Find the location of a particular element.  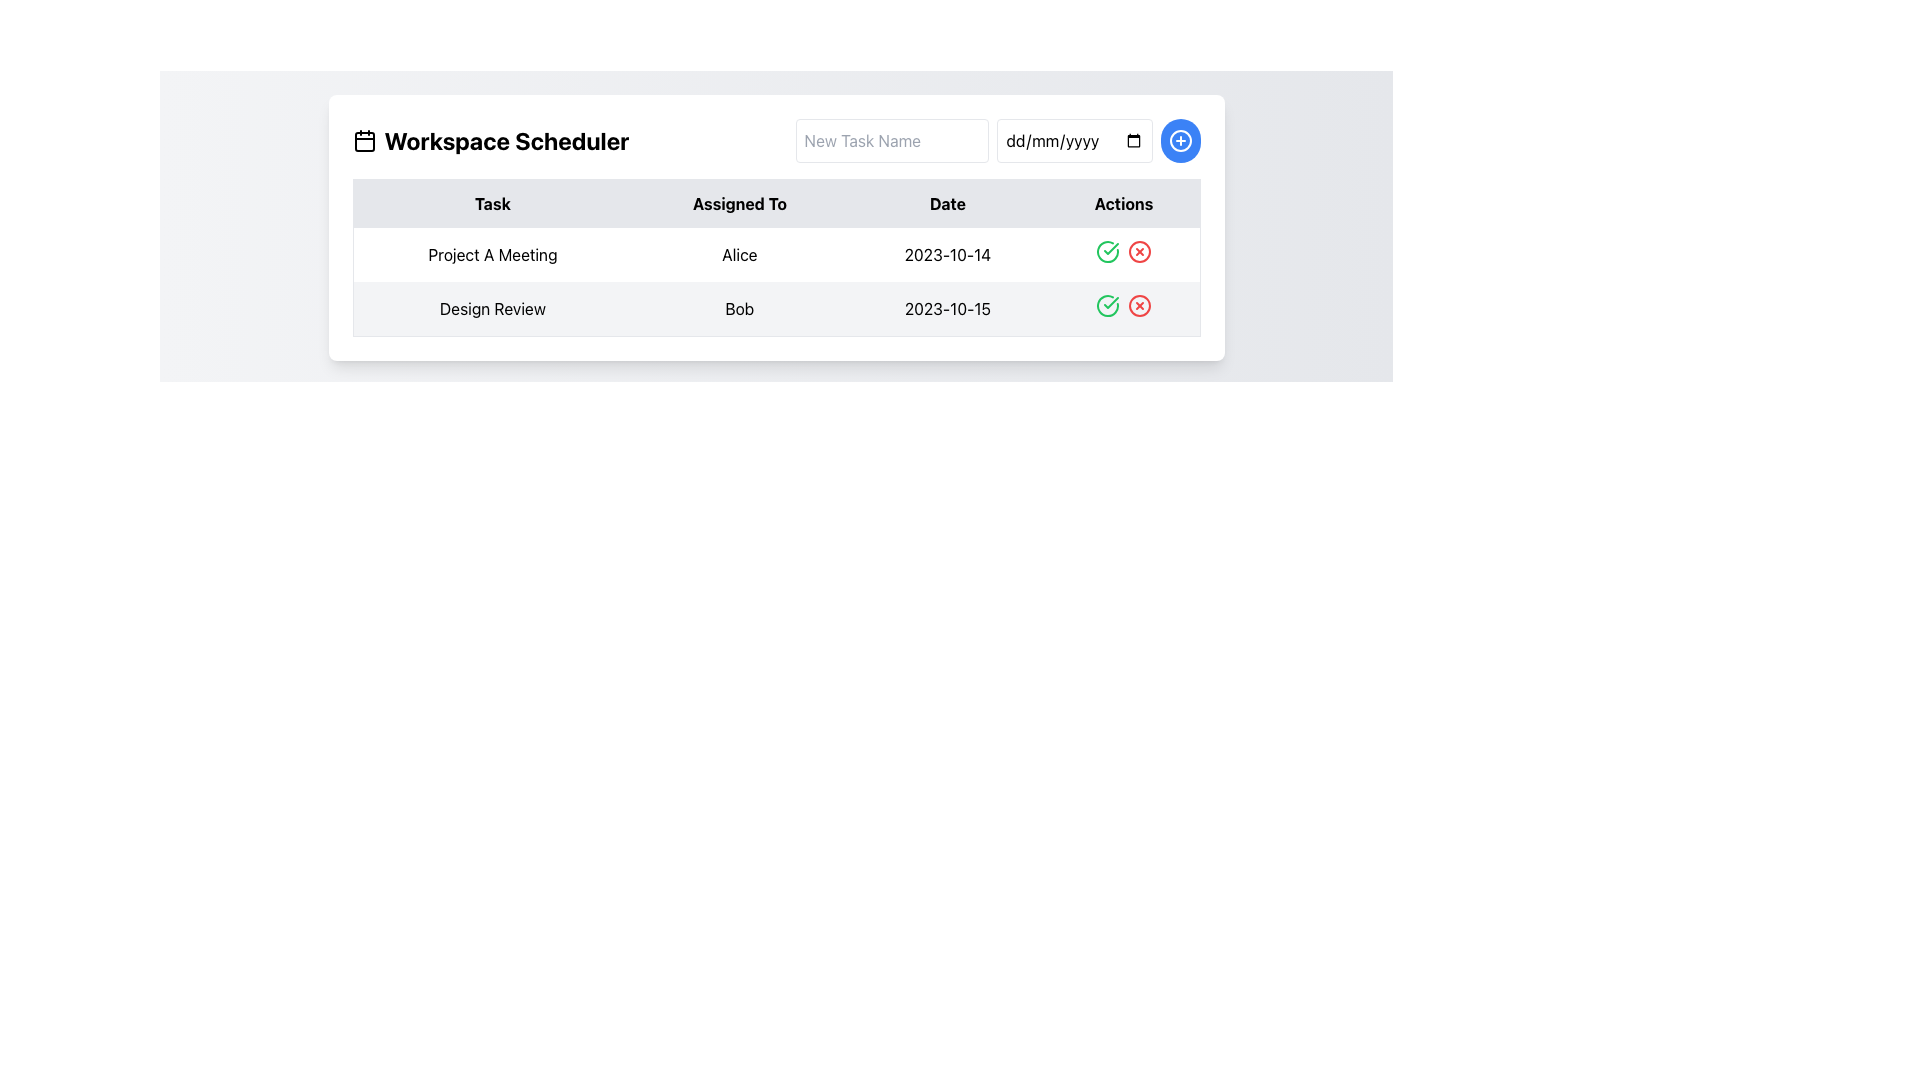

the 'Cancel' button in the 'Actions' column for the 'Design Review' task is located at coordinates (1140, 305).